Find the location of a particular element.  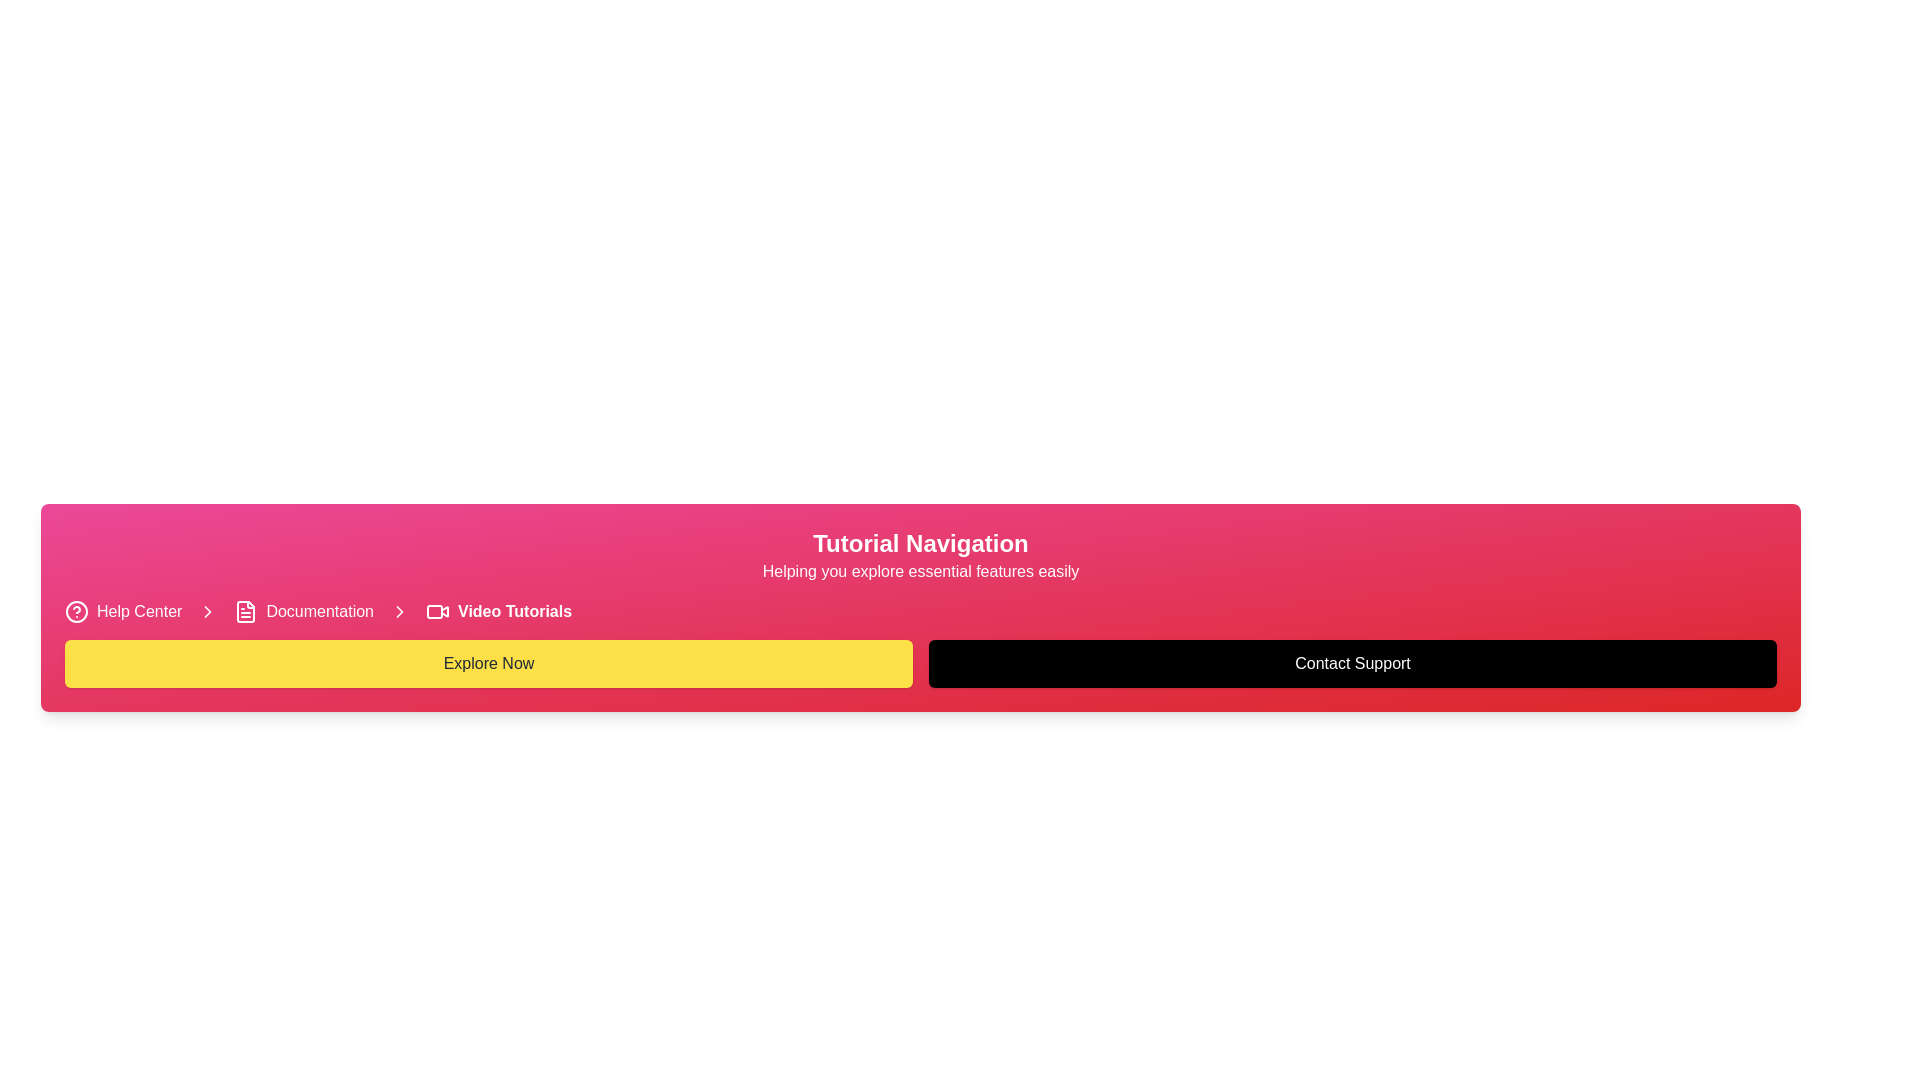

the 'Documentation' hyperlink element, which has a pink background and is styled with white text and an icon of a document is located at coordinates (303, 611).